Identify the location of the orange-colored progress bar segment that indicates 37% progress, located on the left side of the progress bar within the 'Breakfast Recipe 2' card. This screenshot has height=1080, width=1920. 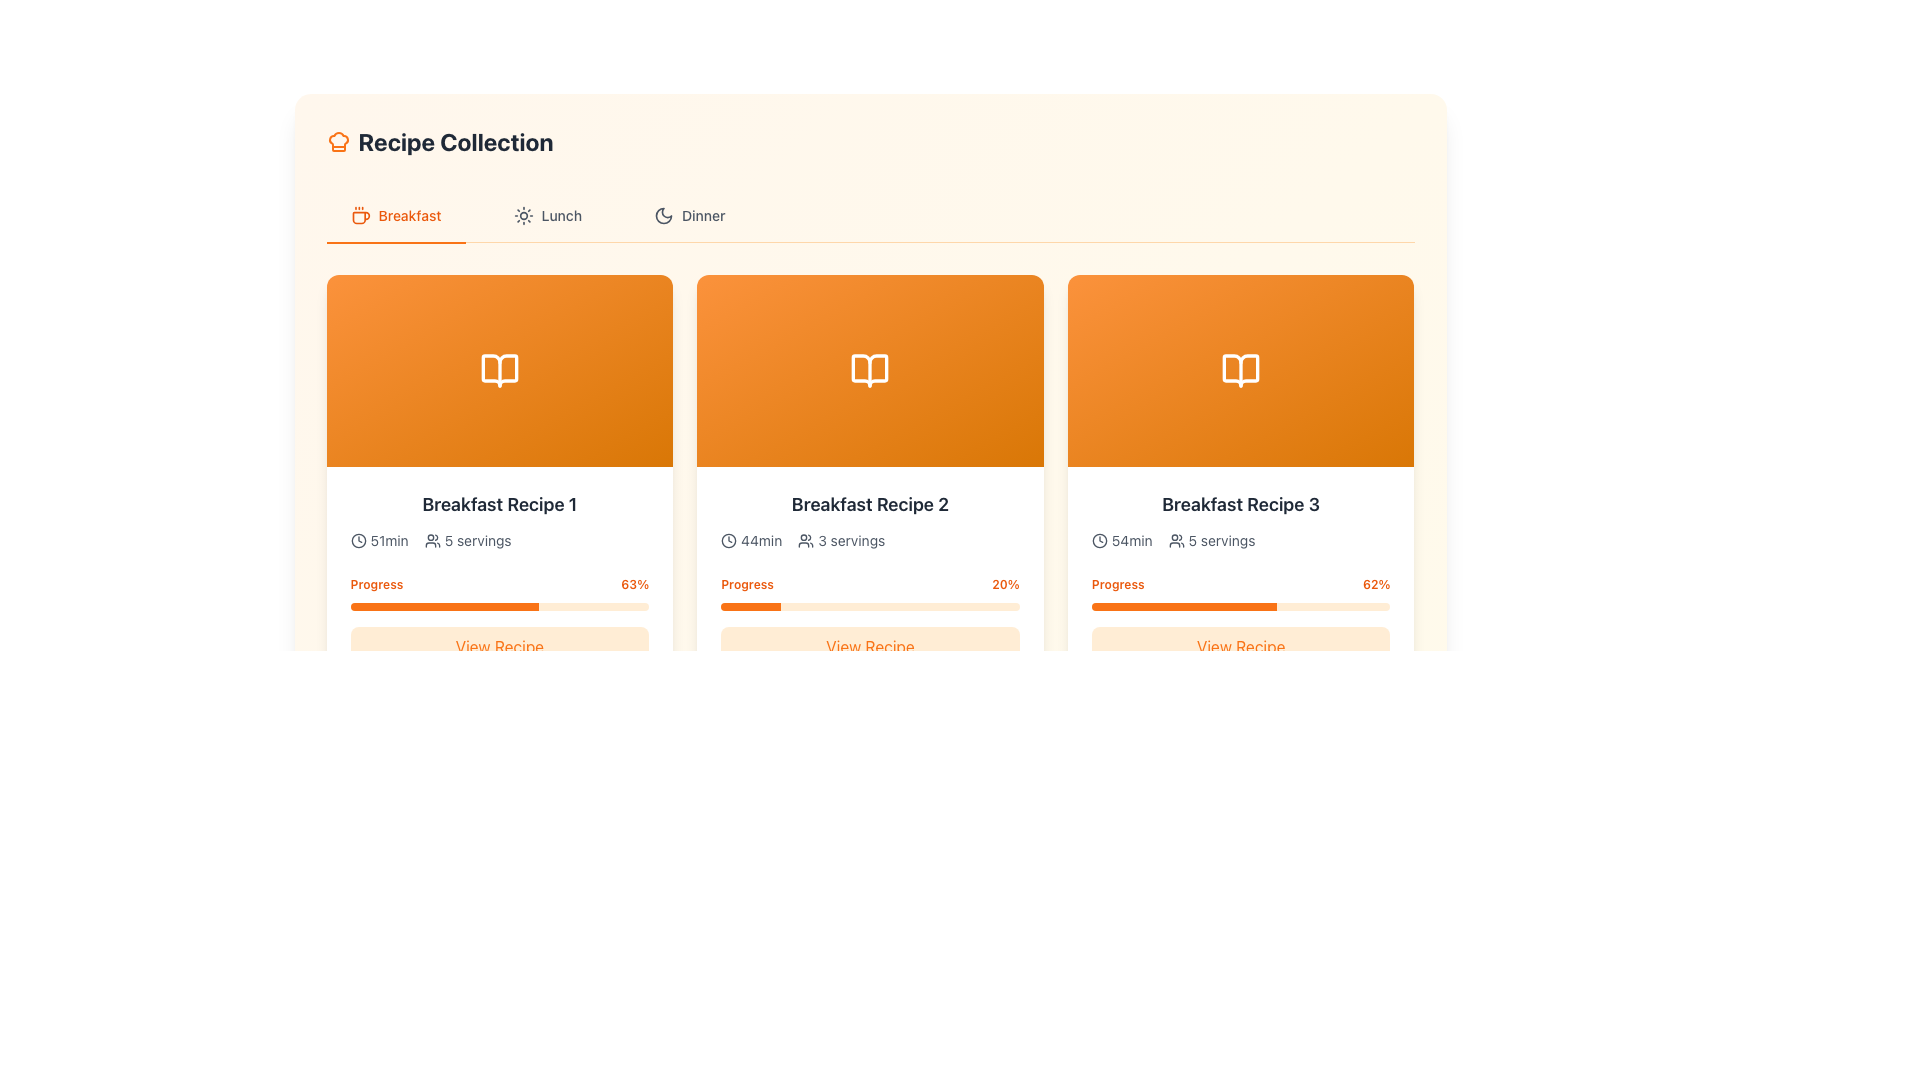
(404, 1045).